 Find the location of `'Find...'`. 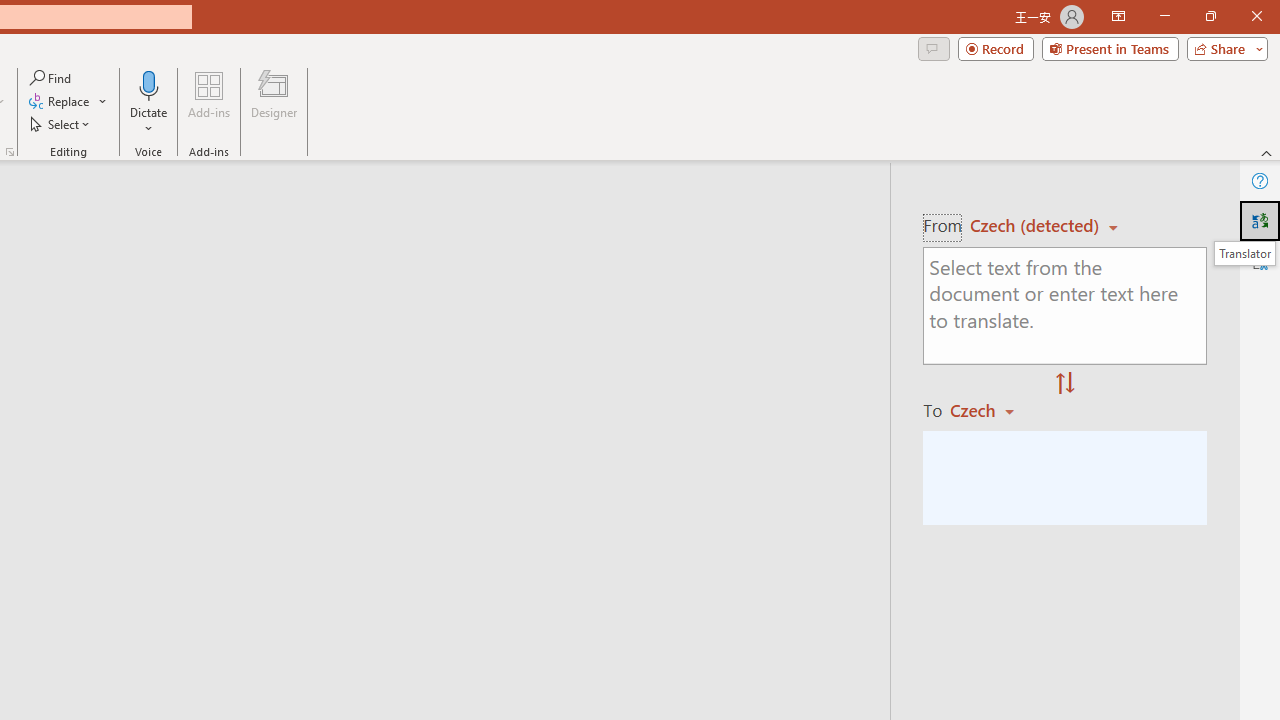

'Find...' is located at coordinates (51, 77).